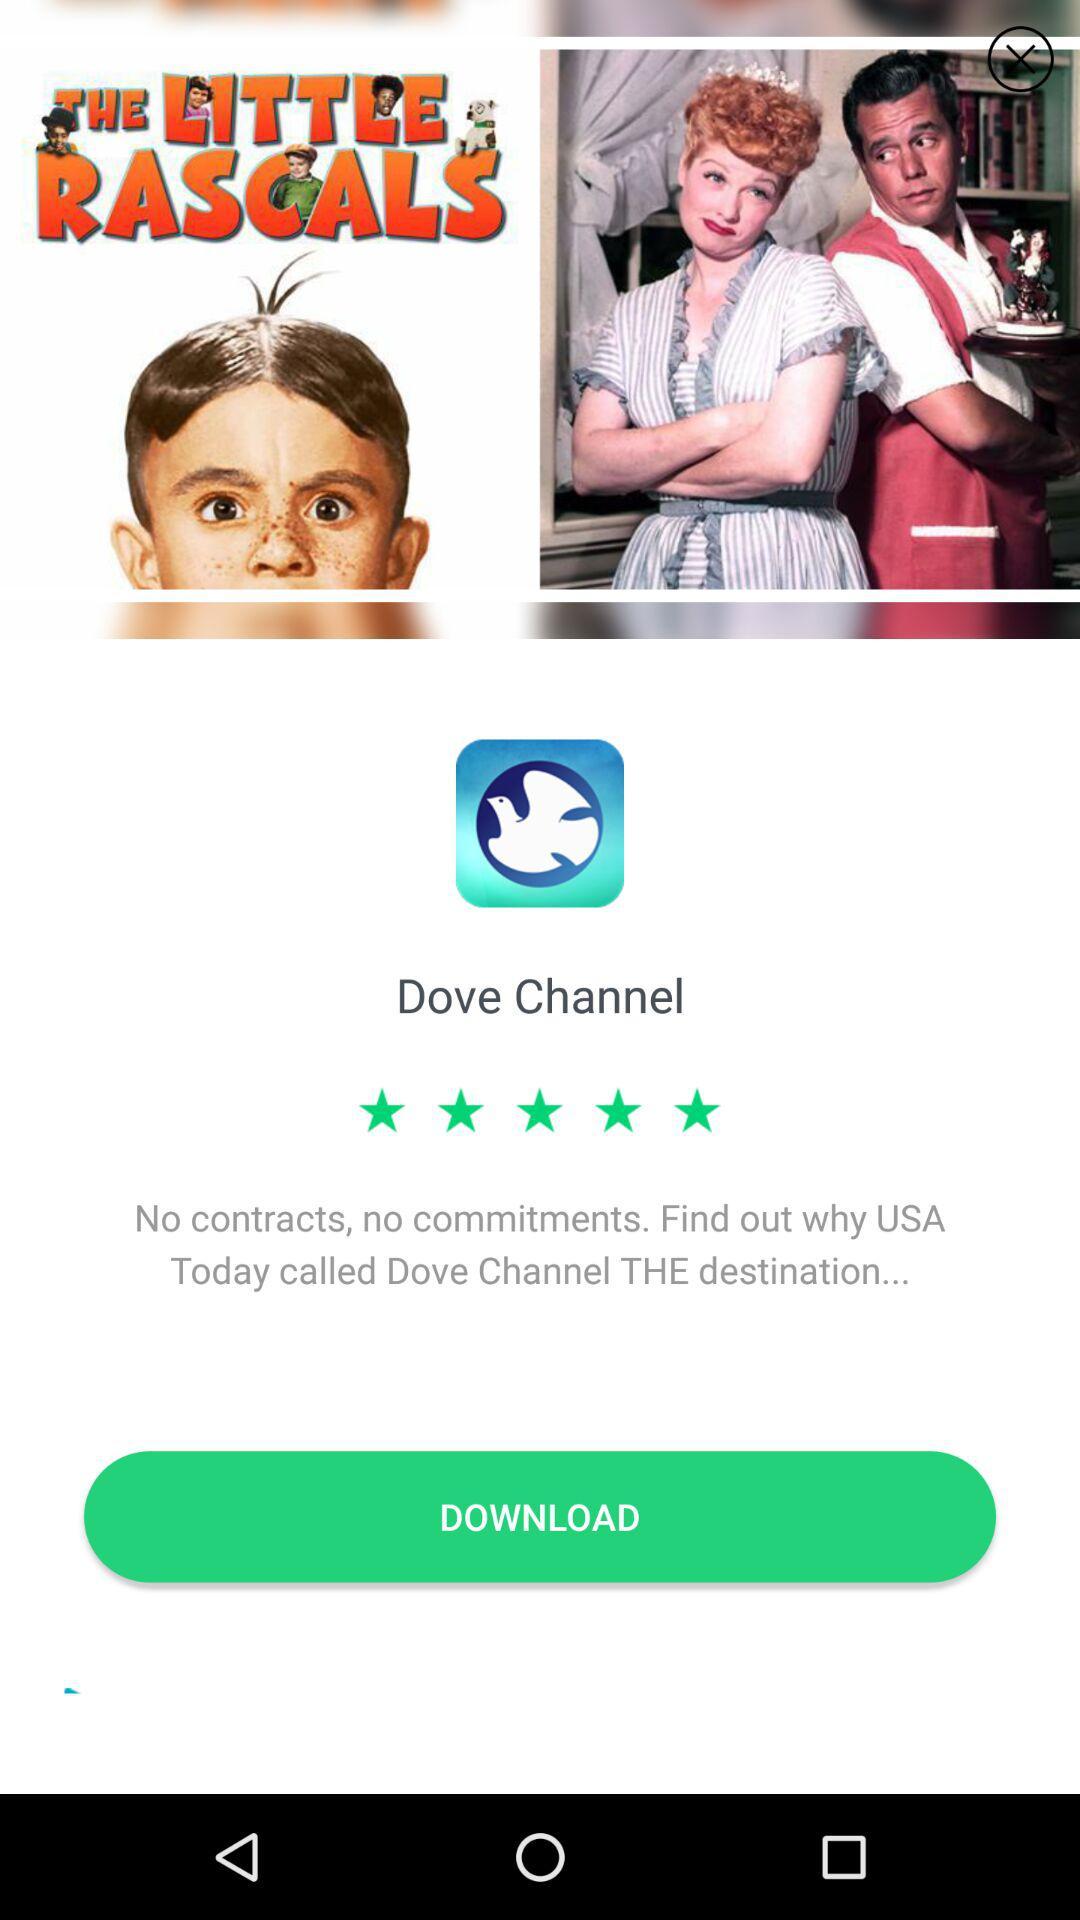 The width and height of the screenshot is (1080, 1920). What do you see at coordinates (1020, 59) in the screenshot?
I see `the close icon` at bounding box center [1020, 59].